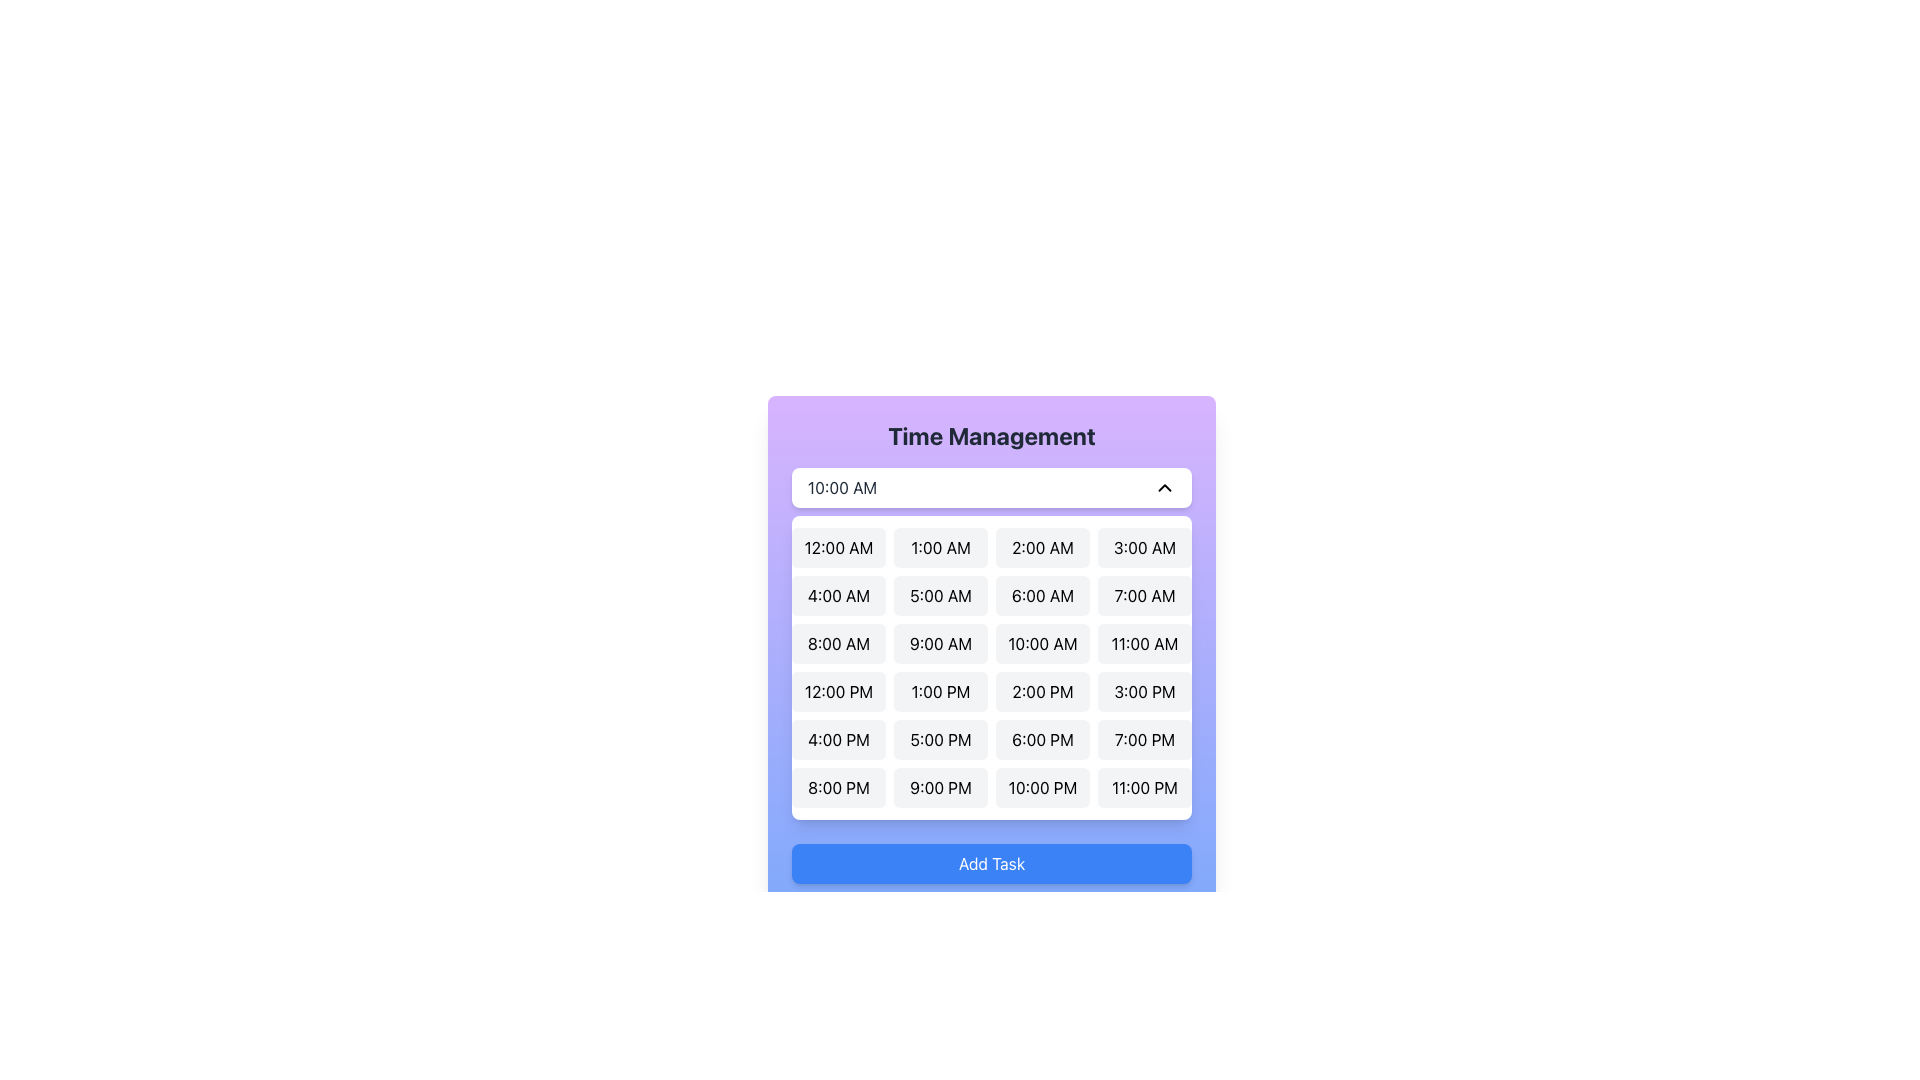  I want to click on the selectable time option button for '9:00 AM' to trigger the hover effect, so click(939, 644).